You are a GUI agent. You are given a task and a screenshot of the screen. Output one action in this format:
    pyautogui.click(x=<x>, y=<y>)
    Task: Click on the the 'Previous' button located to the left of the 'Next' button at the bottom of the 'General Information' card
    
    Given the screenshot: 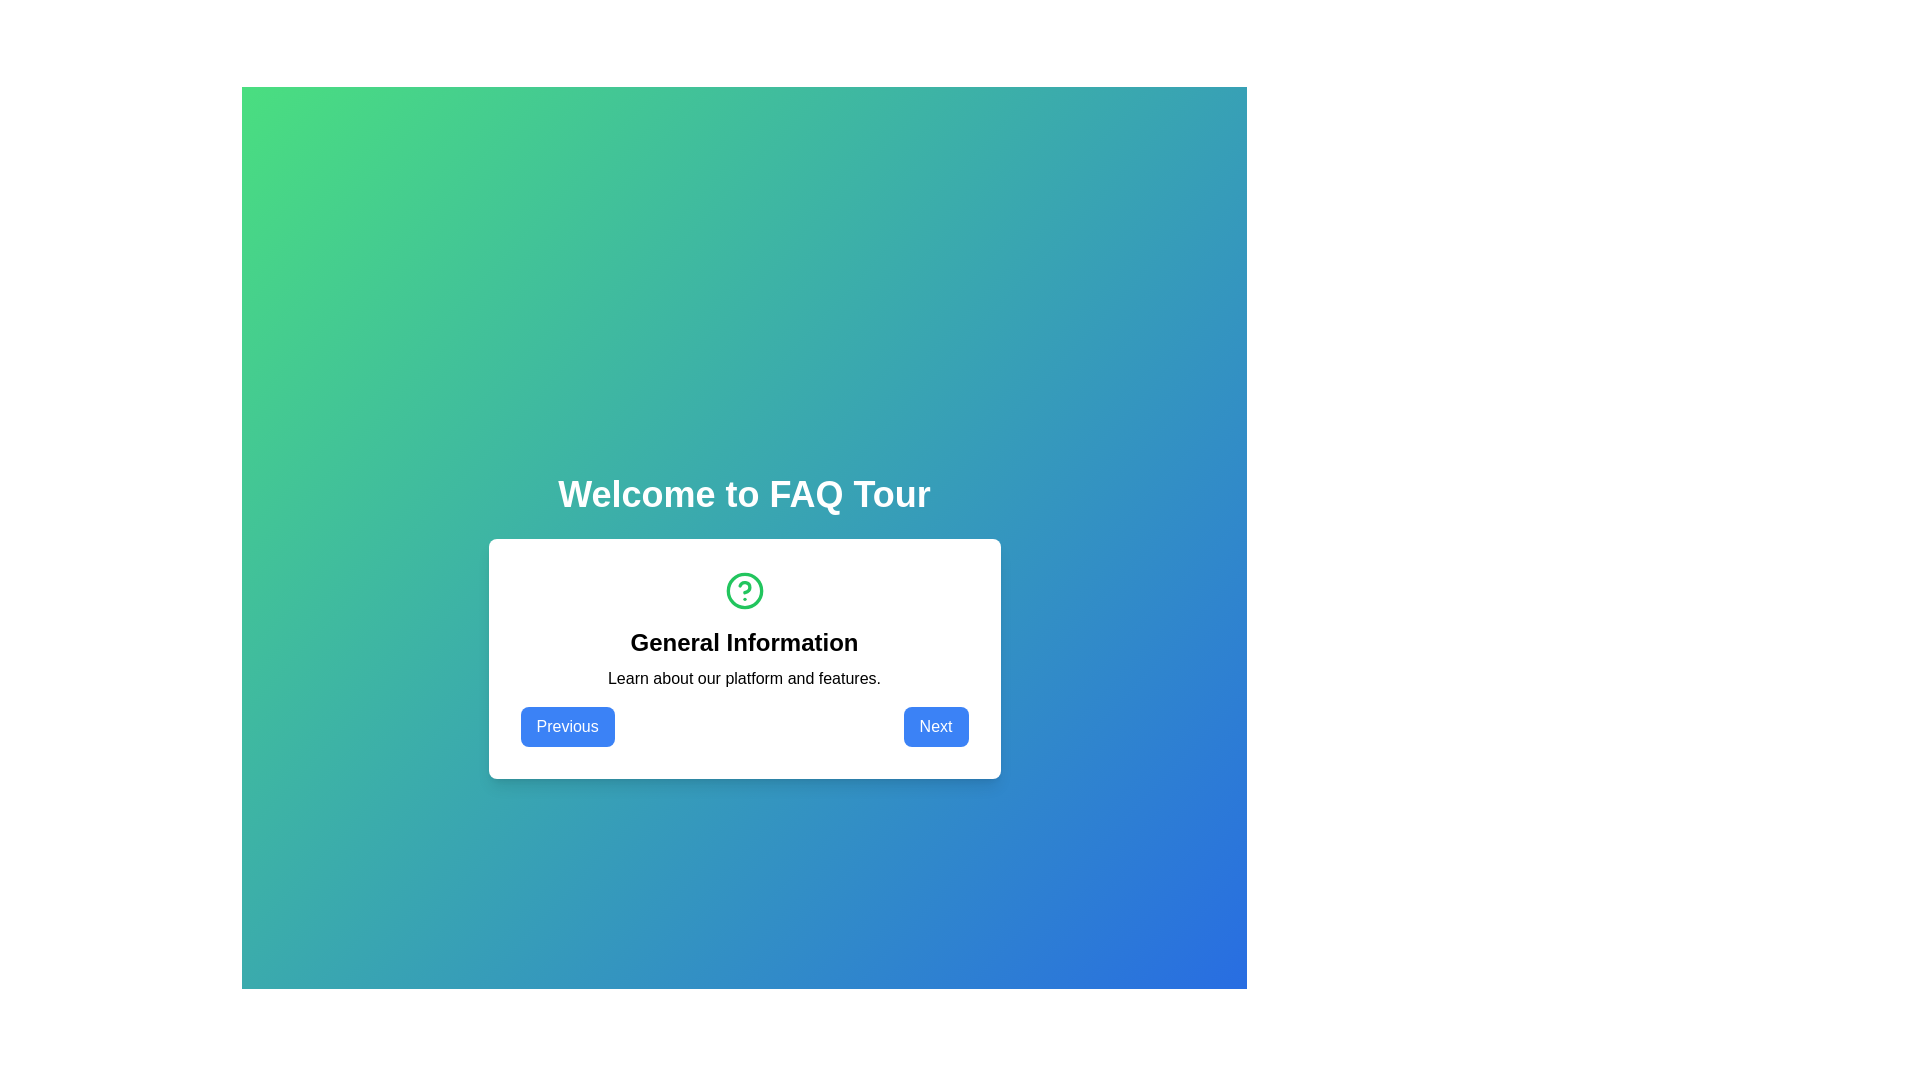 What is the action you would take?
    pyautogui.click(x=566, y=726)
    